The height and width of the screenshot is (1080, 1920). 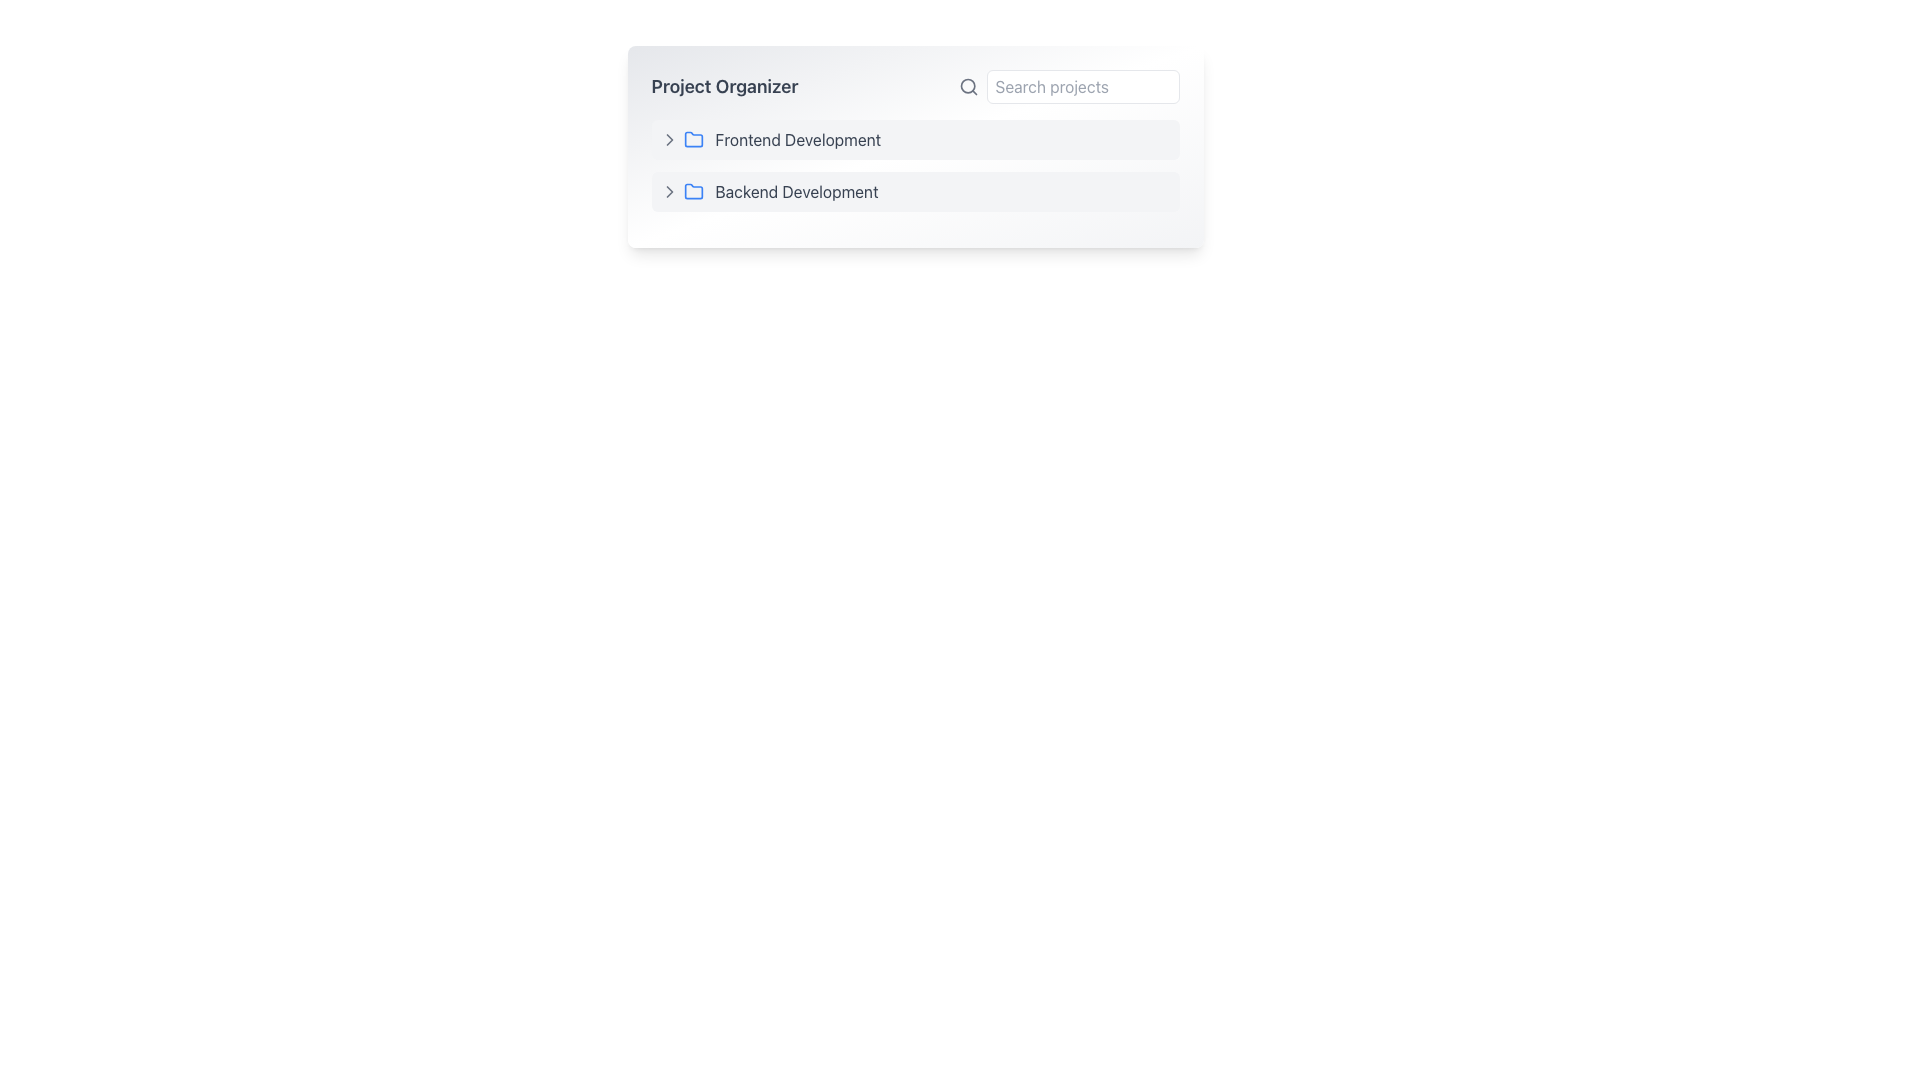 I want to click on the rightward chevron icon adjacent to the text 'Backend Development', so click(x=669, y=192).